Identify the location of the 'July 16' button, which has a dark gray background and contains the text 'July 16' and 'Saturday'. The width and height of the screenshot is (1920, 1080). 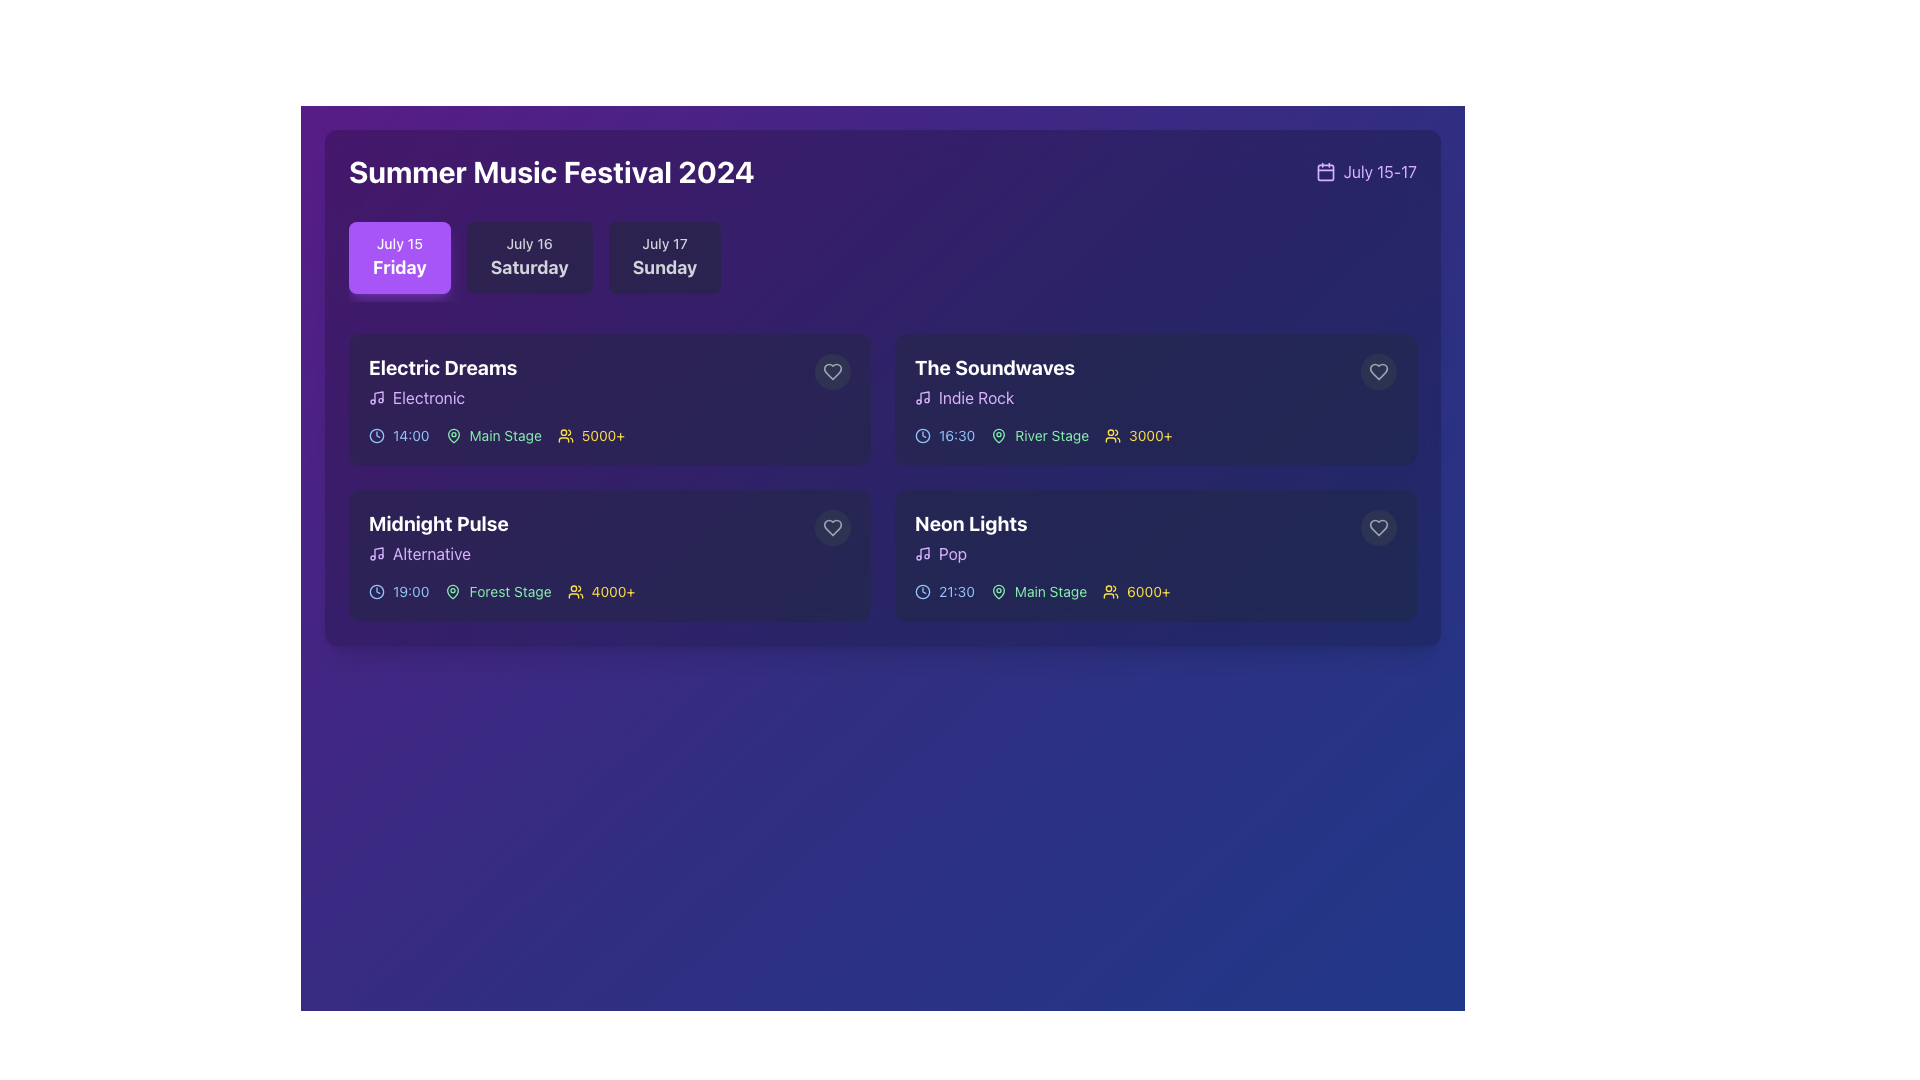
(529, 257).